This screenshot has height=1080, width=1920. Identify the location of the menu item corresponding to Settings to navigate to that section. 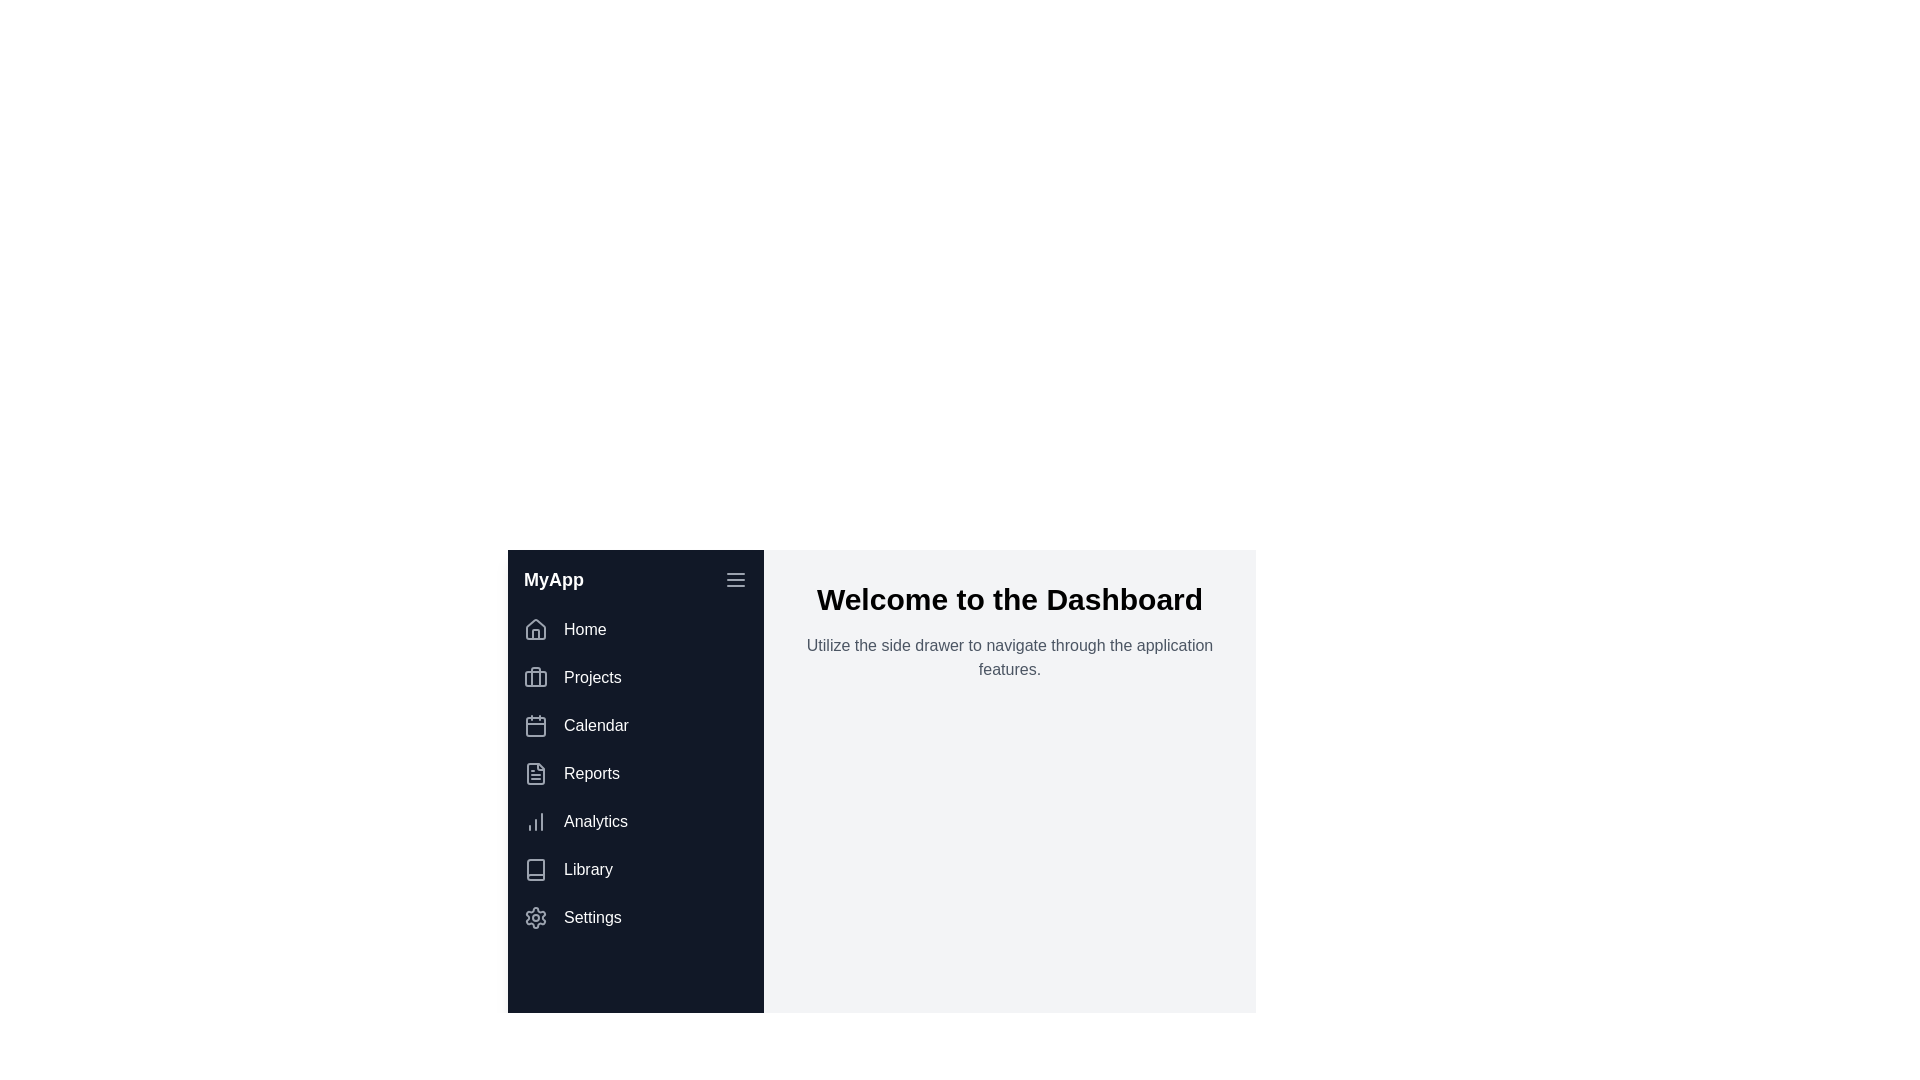
(634, 918).